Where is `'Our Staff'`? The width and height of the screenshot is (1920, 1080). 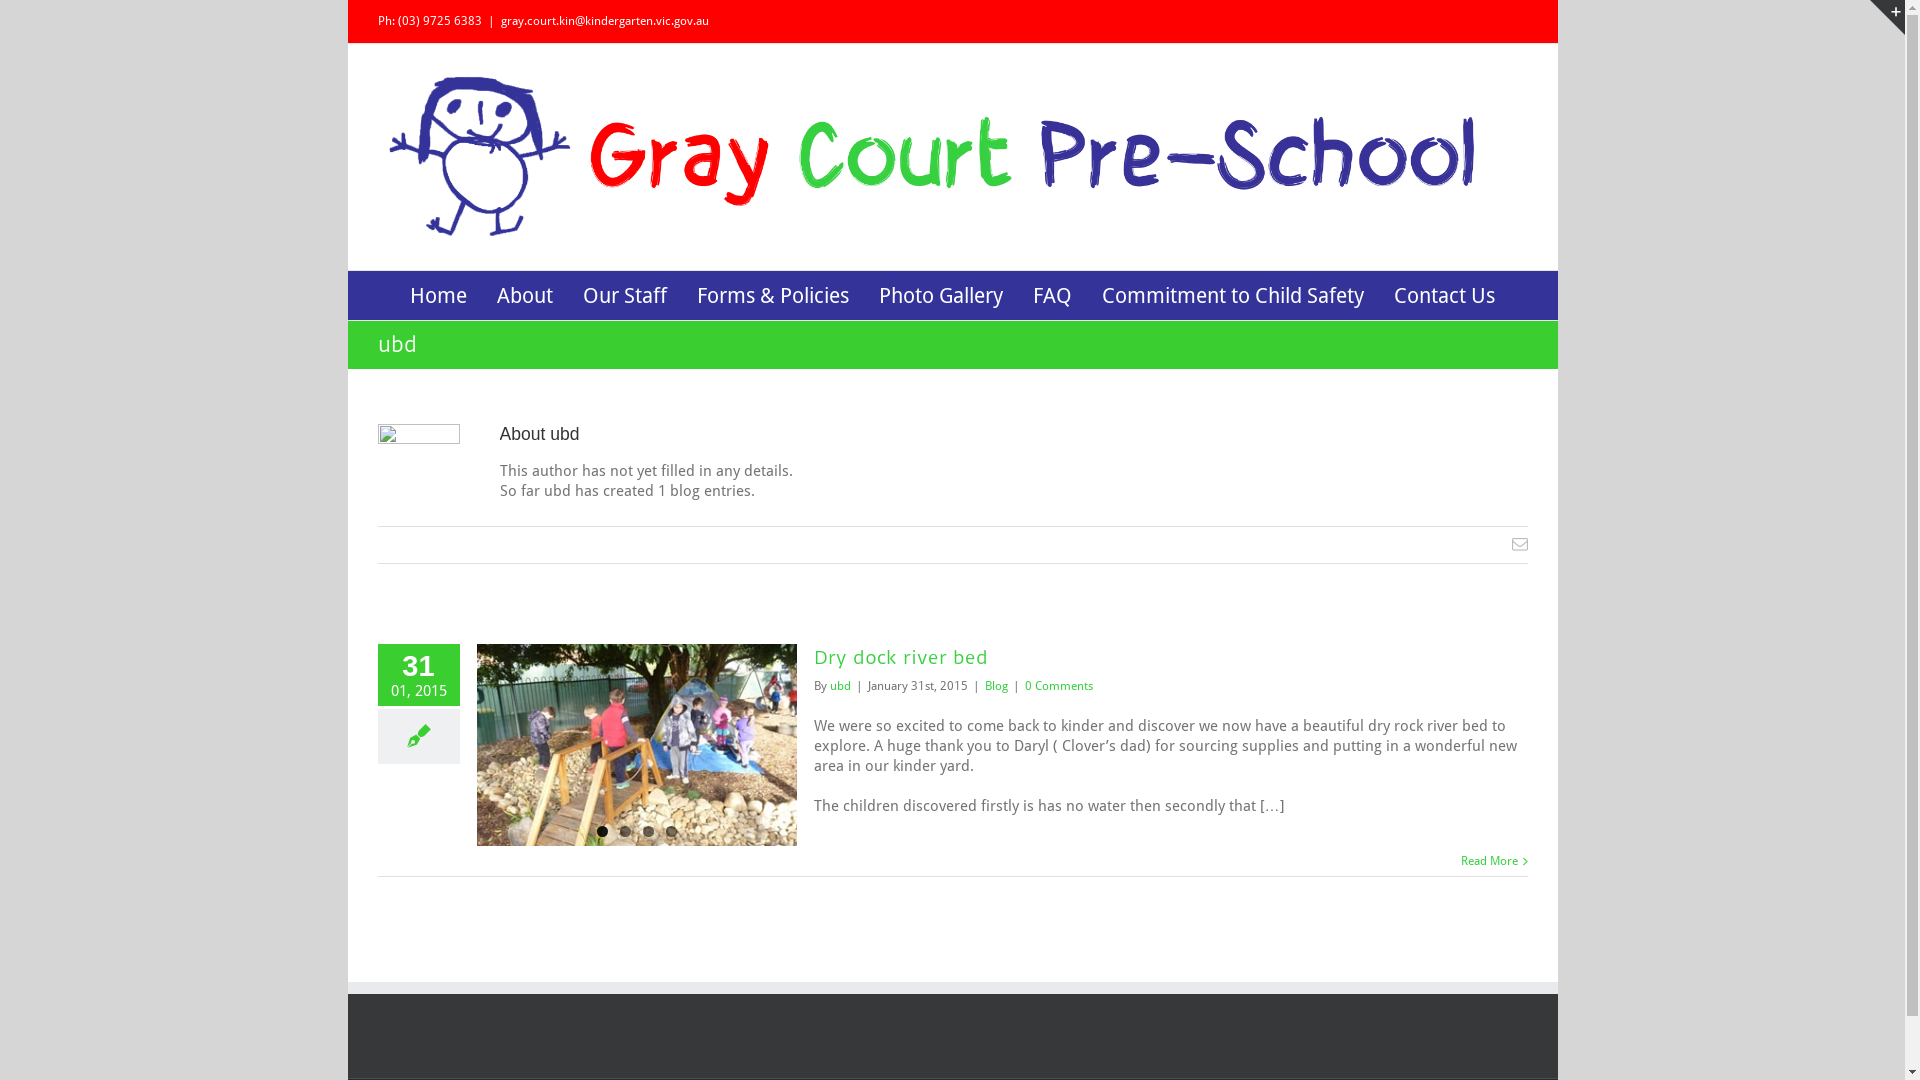
'Our Staff' is located at coordinates (623, 294).